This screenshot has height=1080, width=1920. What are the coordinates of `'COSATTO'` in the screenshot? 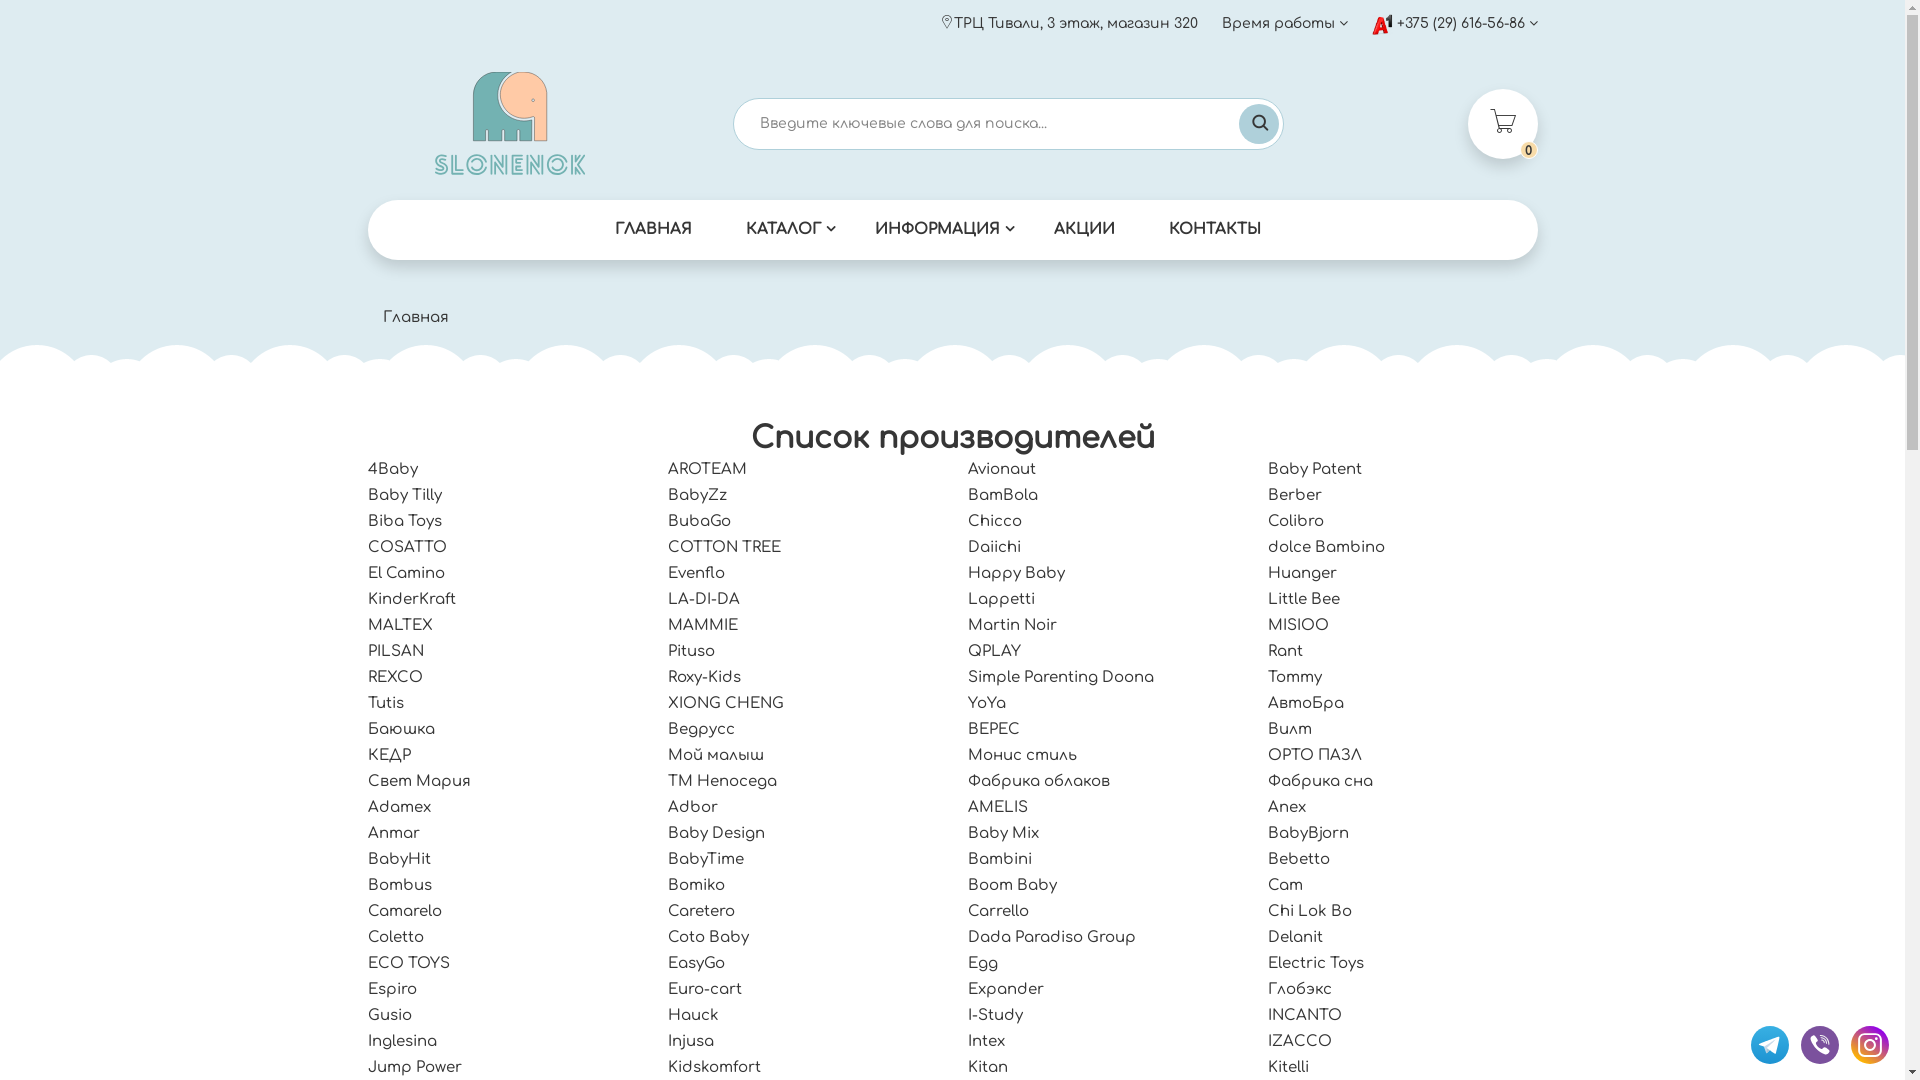 It's located at (406, 547).